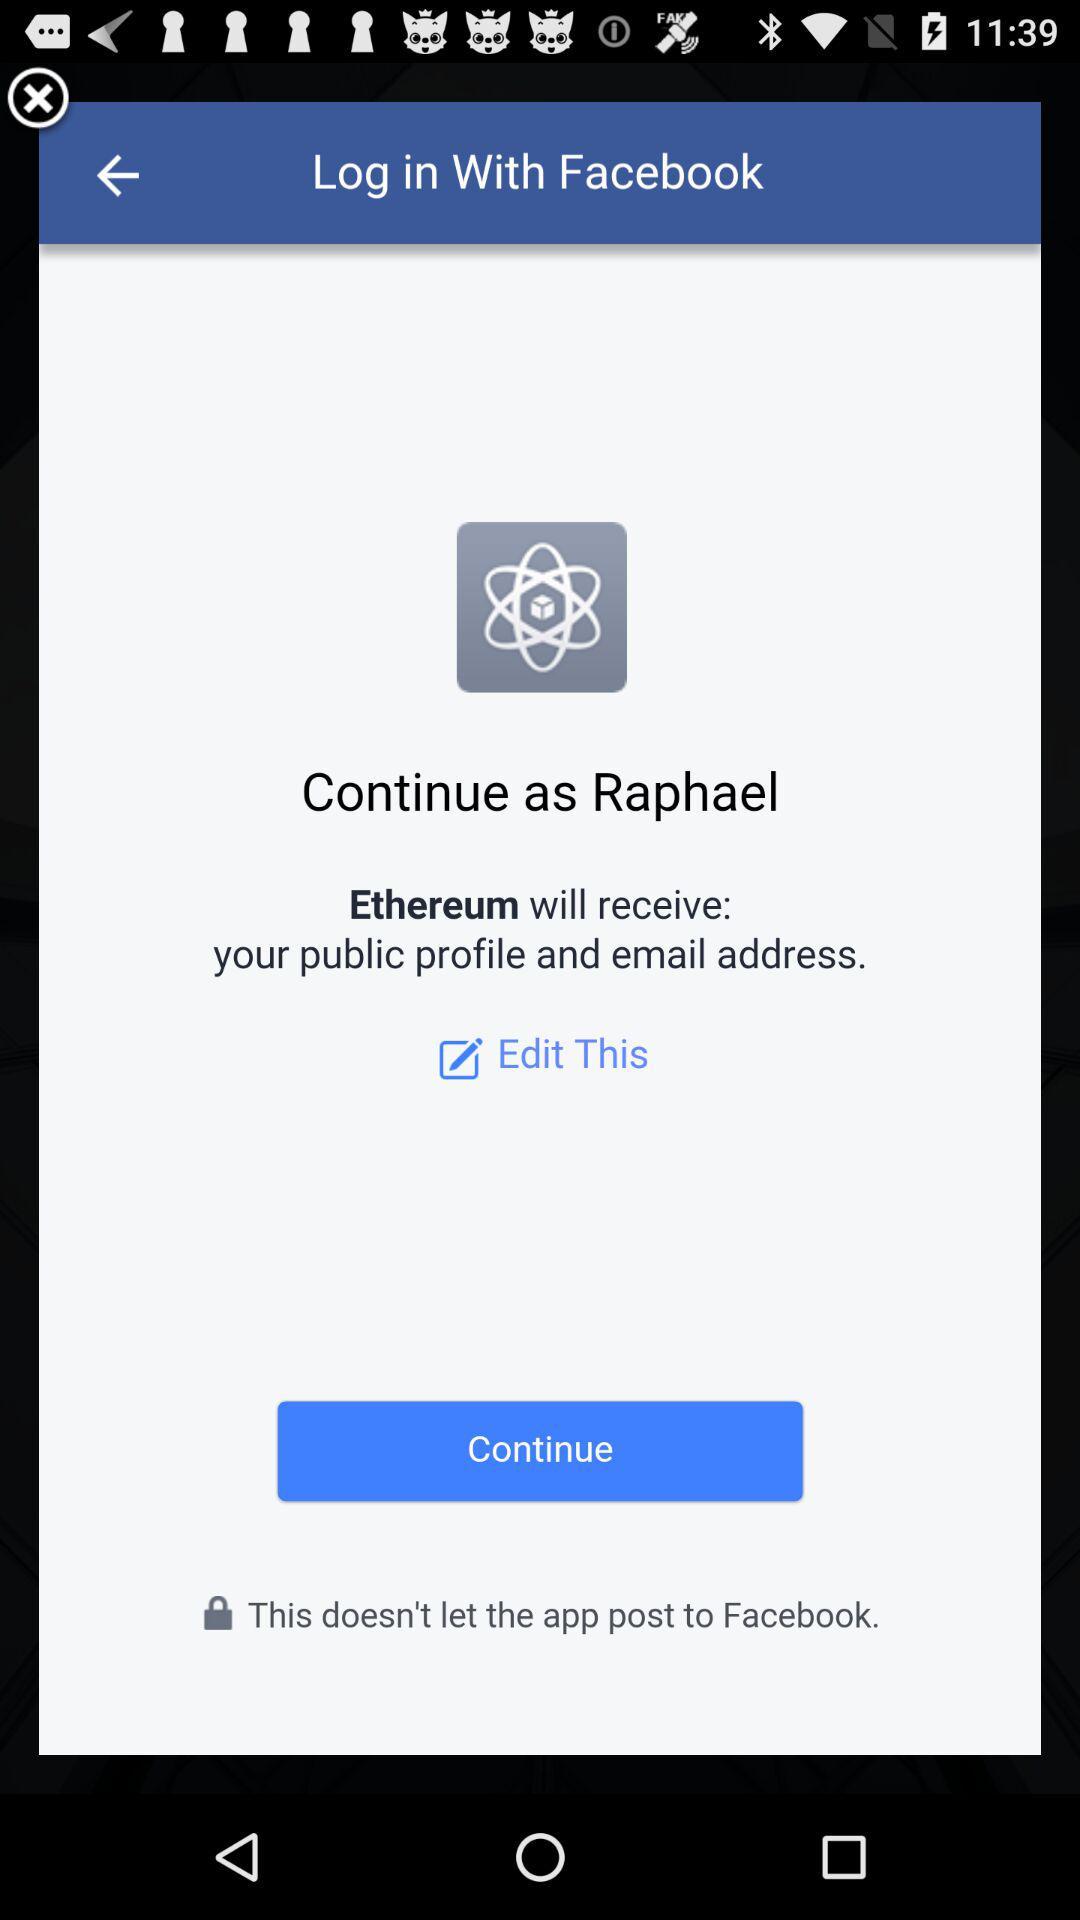 The image size is (1080, 1920). What do you see at coordinates (38, 100) in the screenshot?
I see `exit` at bounding box center [38, 100].